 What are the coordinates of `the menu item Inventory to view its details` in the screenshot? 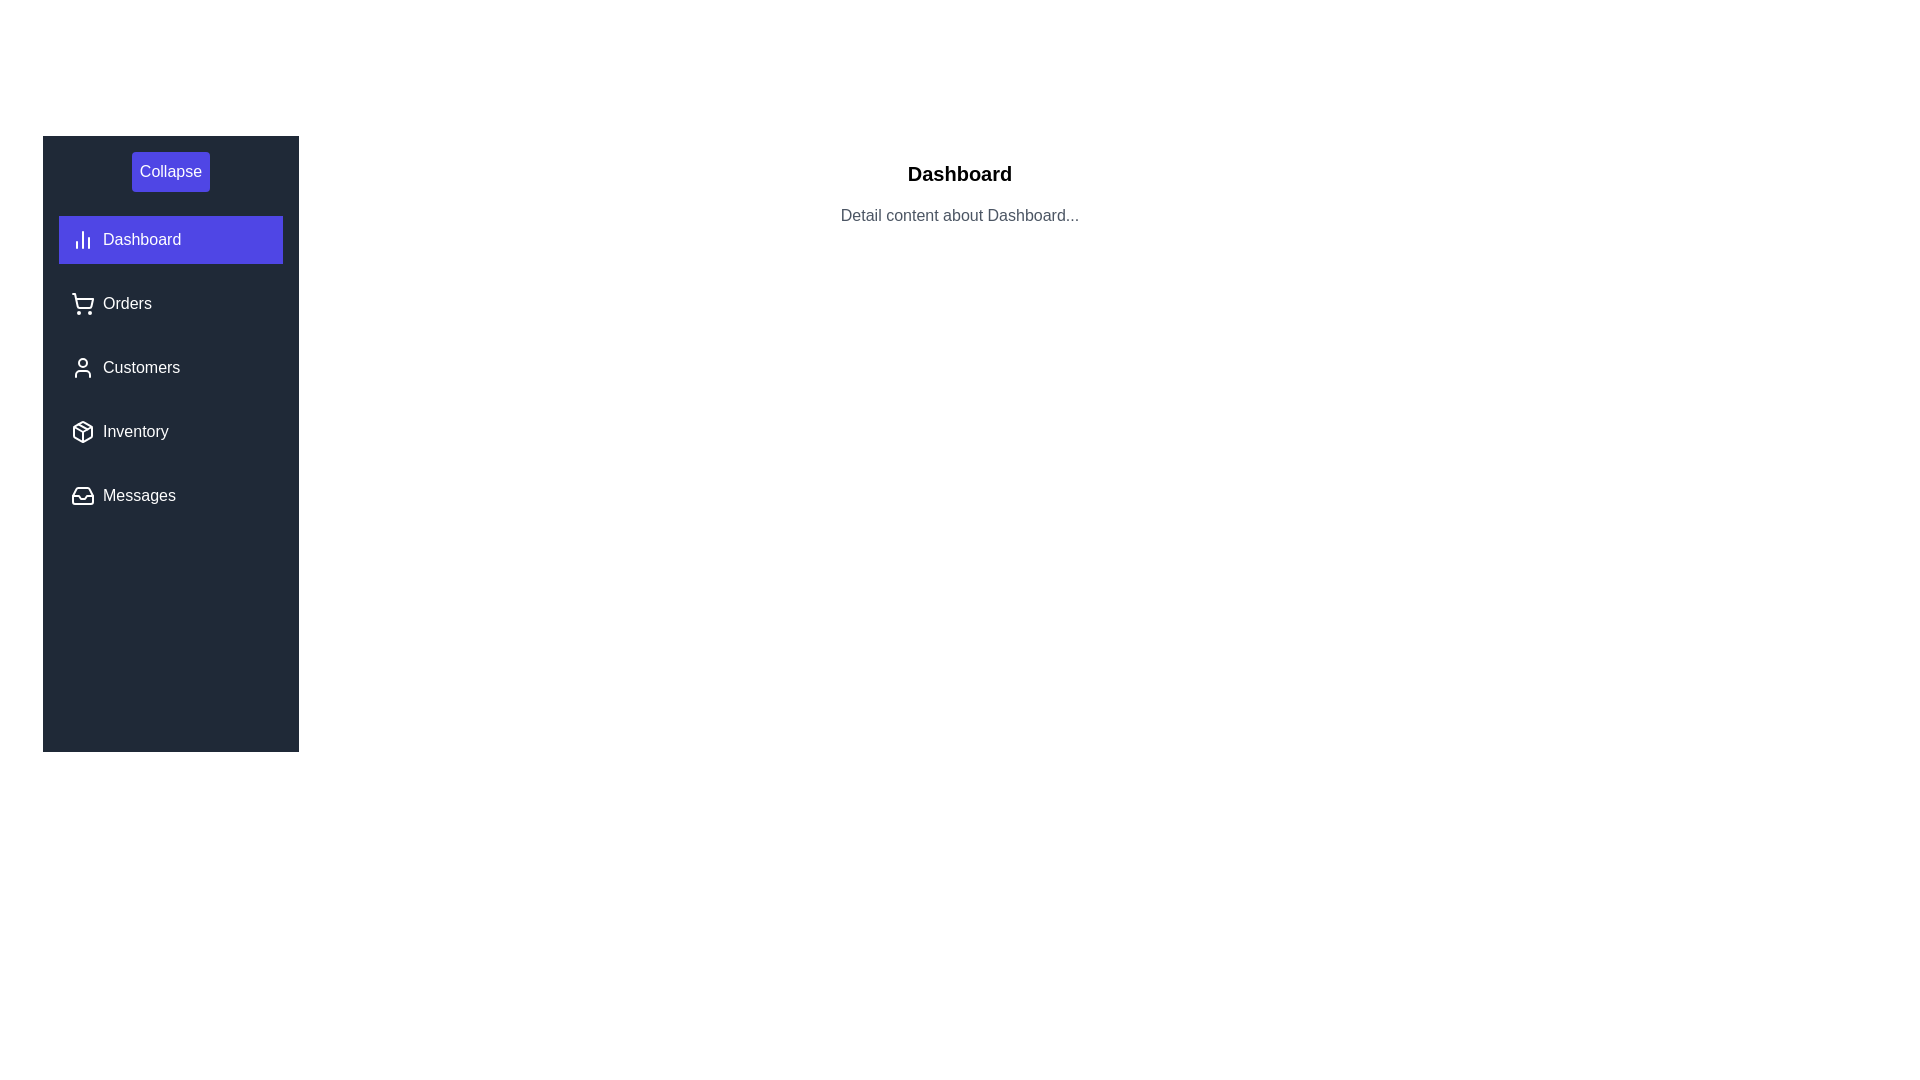 It's located at (171, 431).